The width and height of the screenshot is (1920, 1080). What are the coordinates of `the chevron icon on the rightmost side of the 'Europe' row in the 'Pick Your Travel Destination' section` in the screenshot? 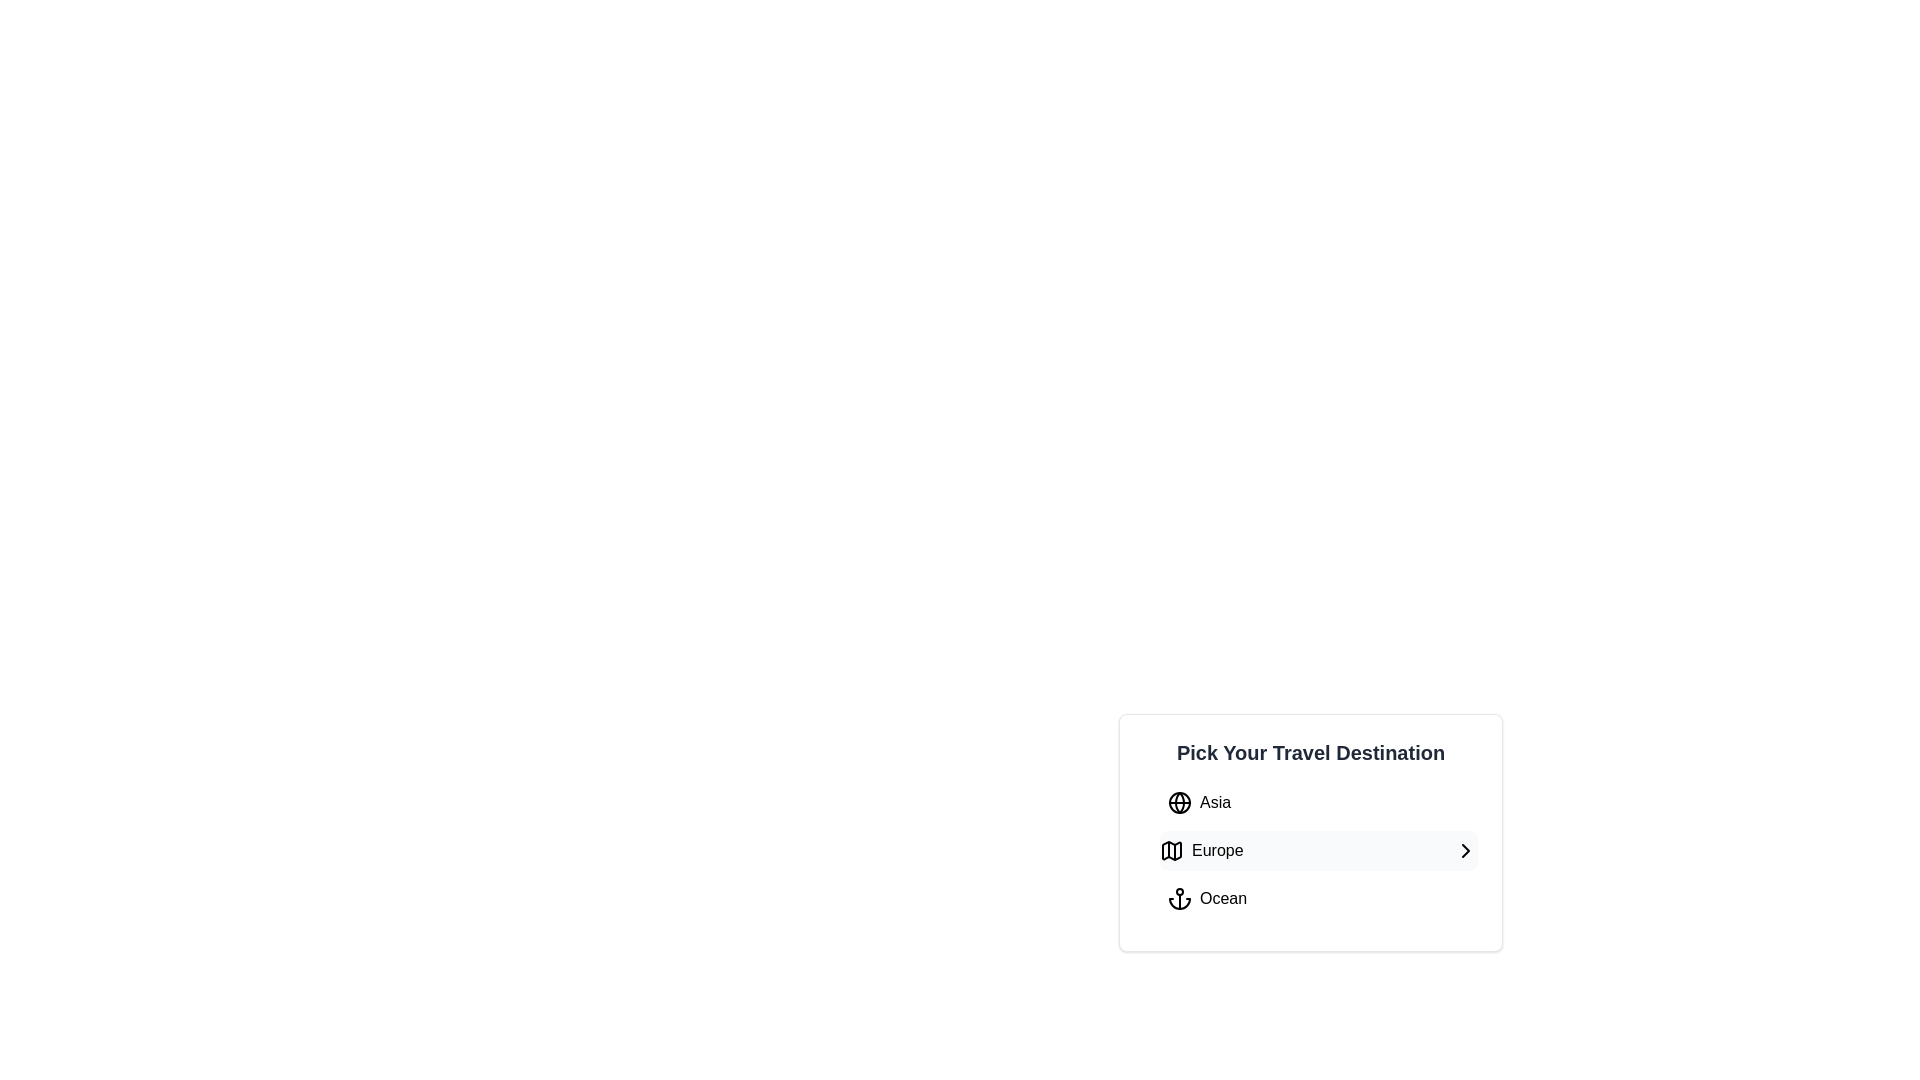 It's located at (1465, 851).